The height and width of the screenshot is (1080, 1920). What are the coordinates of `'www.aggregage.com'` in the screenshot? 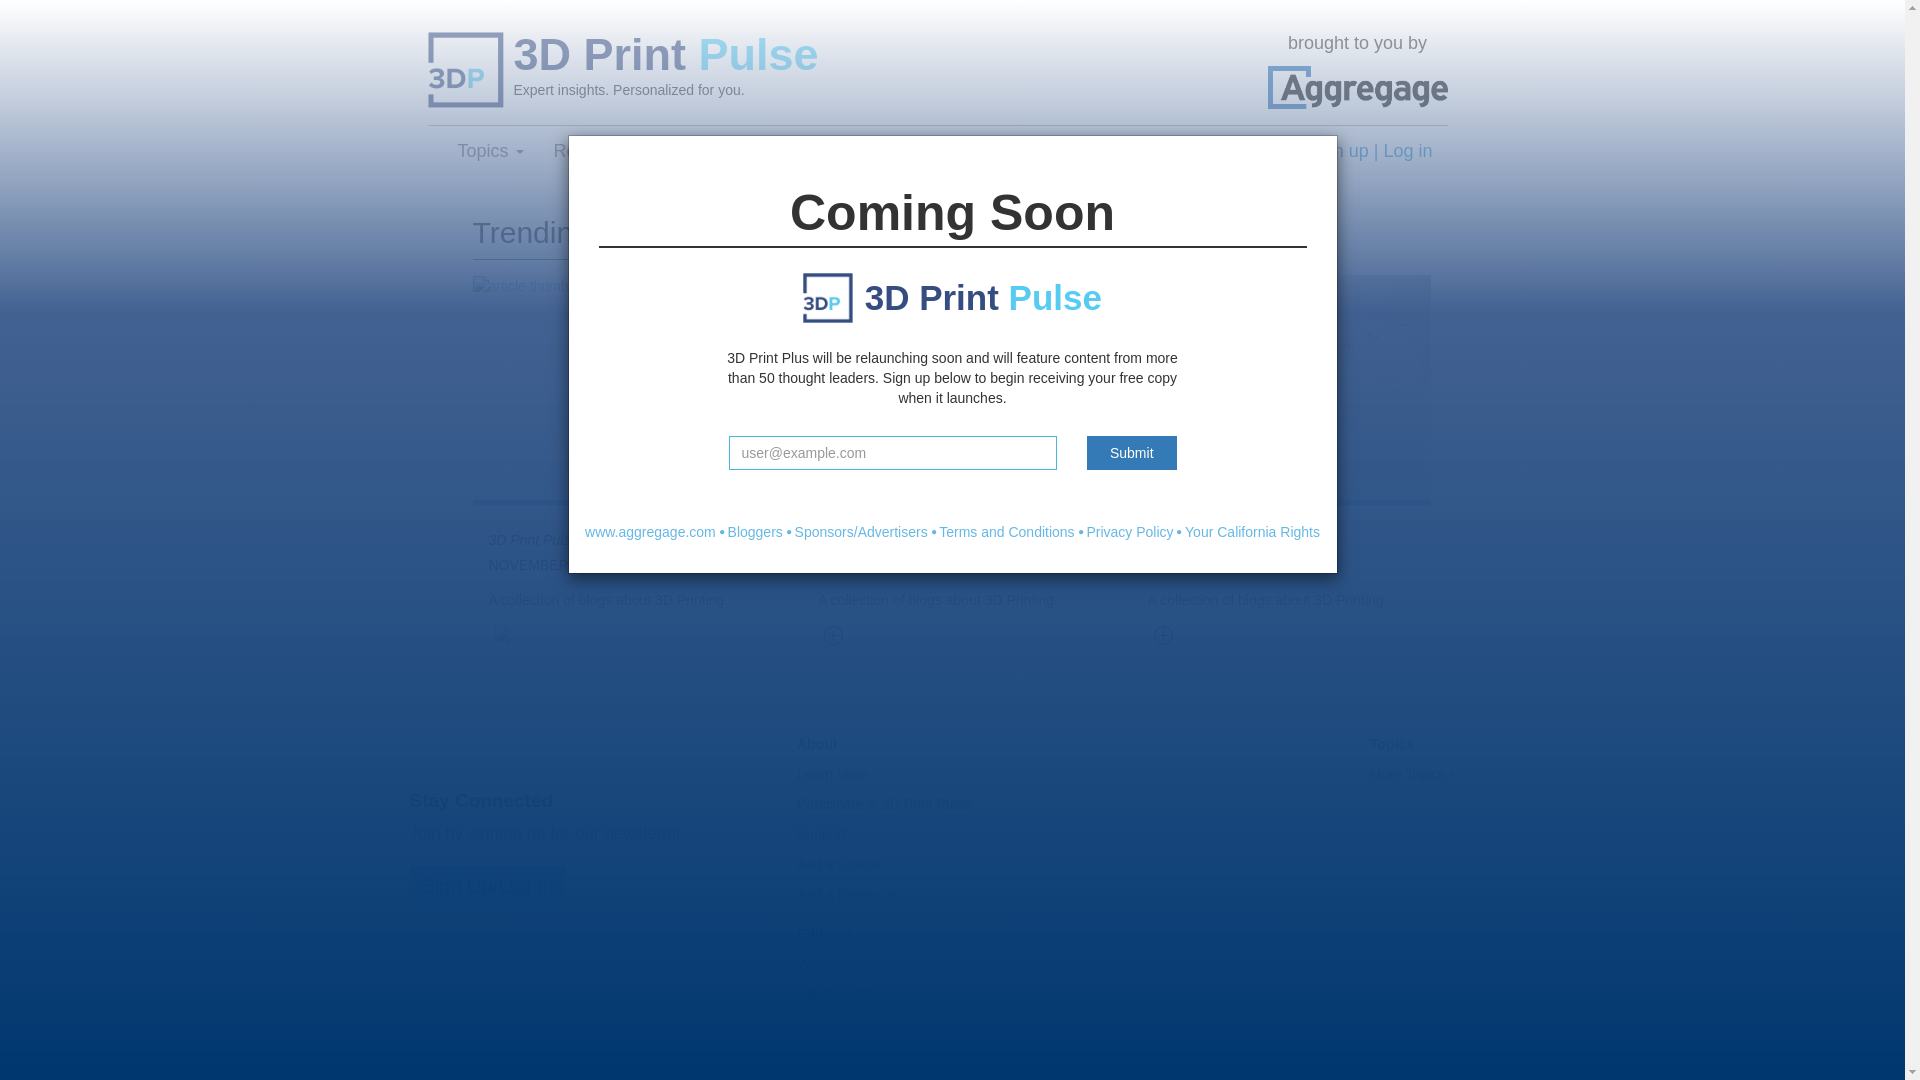 It's located at (650, 531).